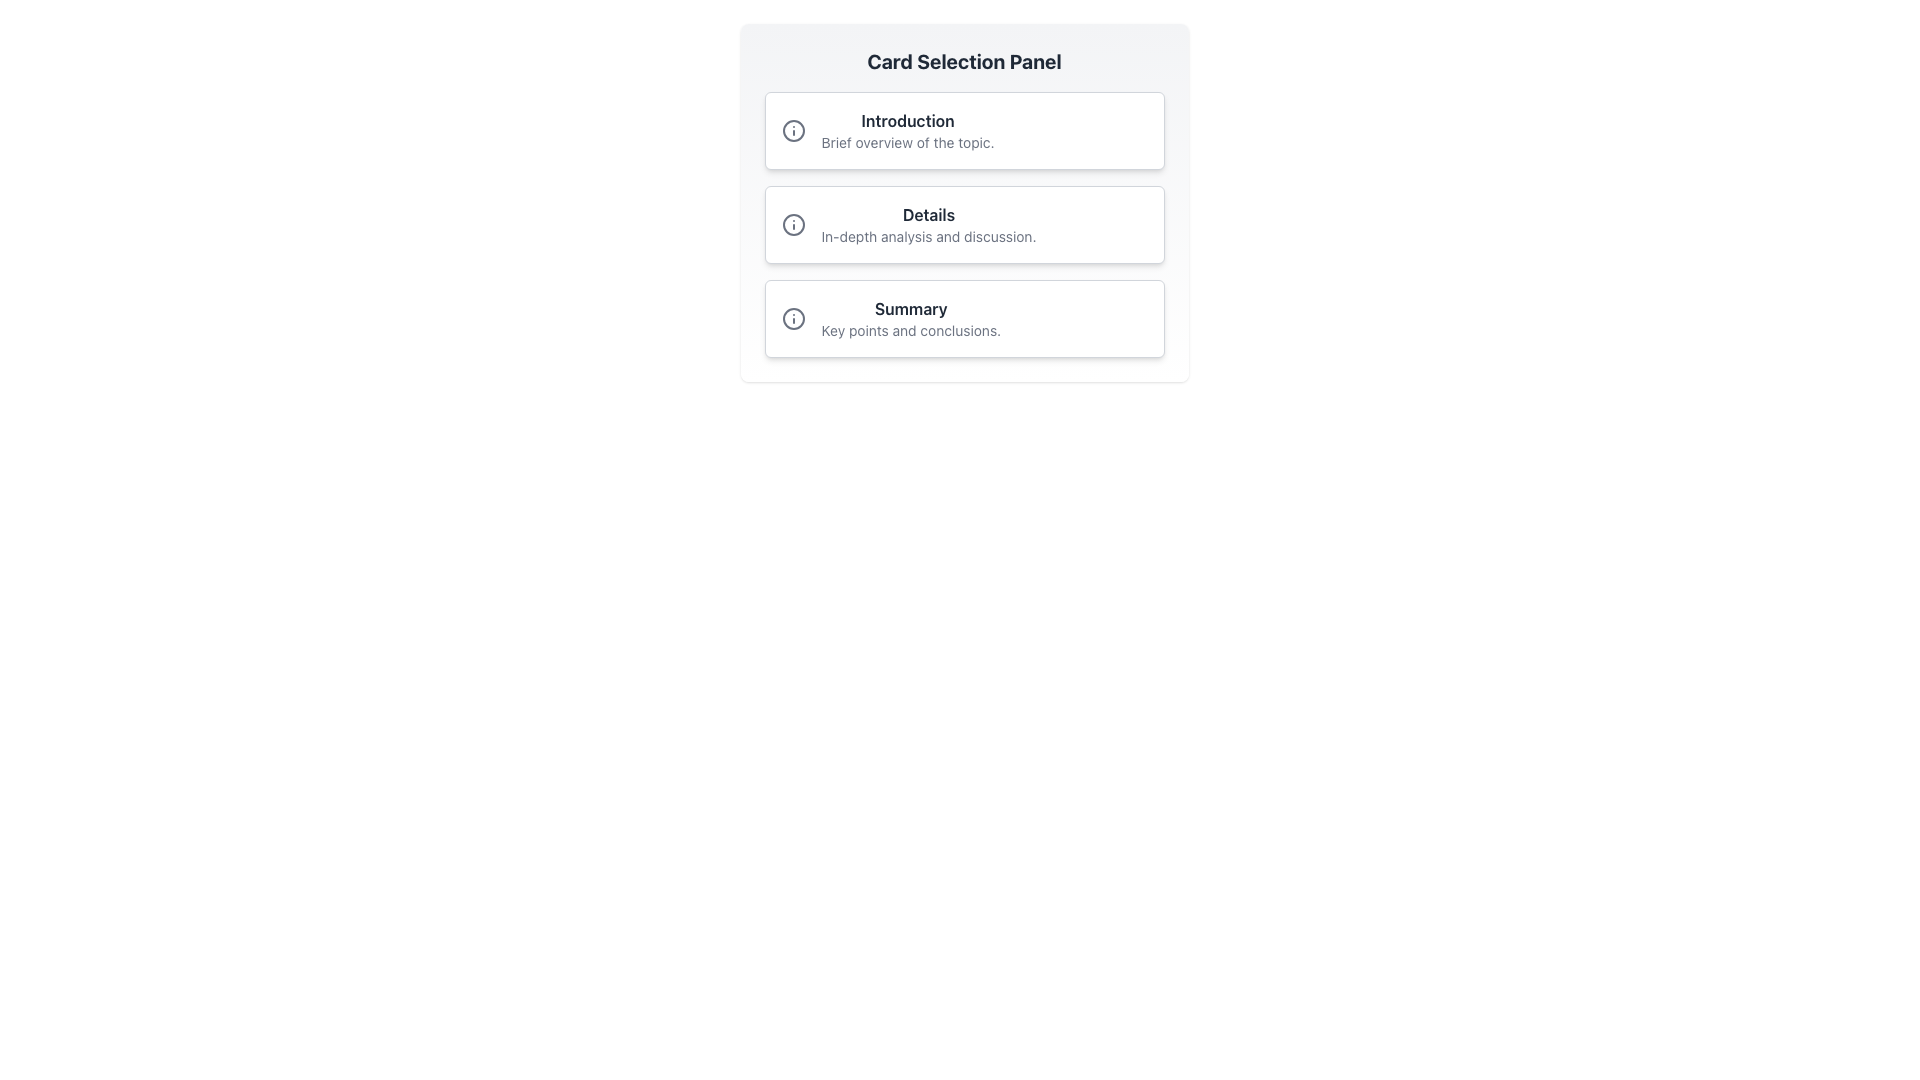 This screenshot has height=1080, width=1920. Describe the element at coordinates (910, 330) in the screenshot. I see `the static text displaying 'Key points and conclusions.' which is styled in a smaller font size and light gray color, positioned beneath the bold 'Summary' header` at that location.